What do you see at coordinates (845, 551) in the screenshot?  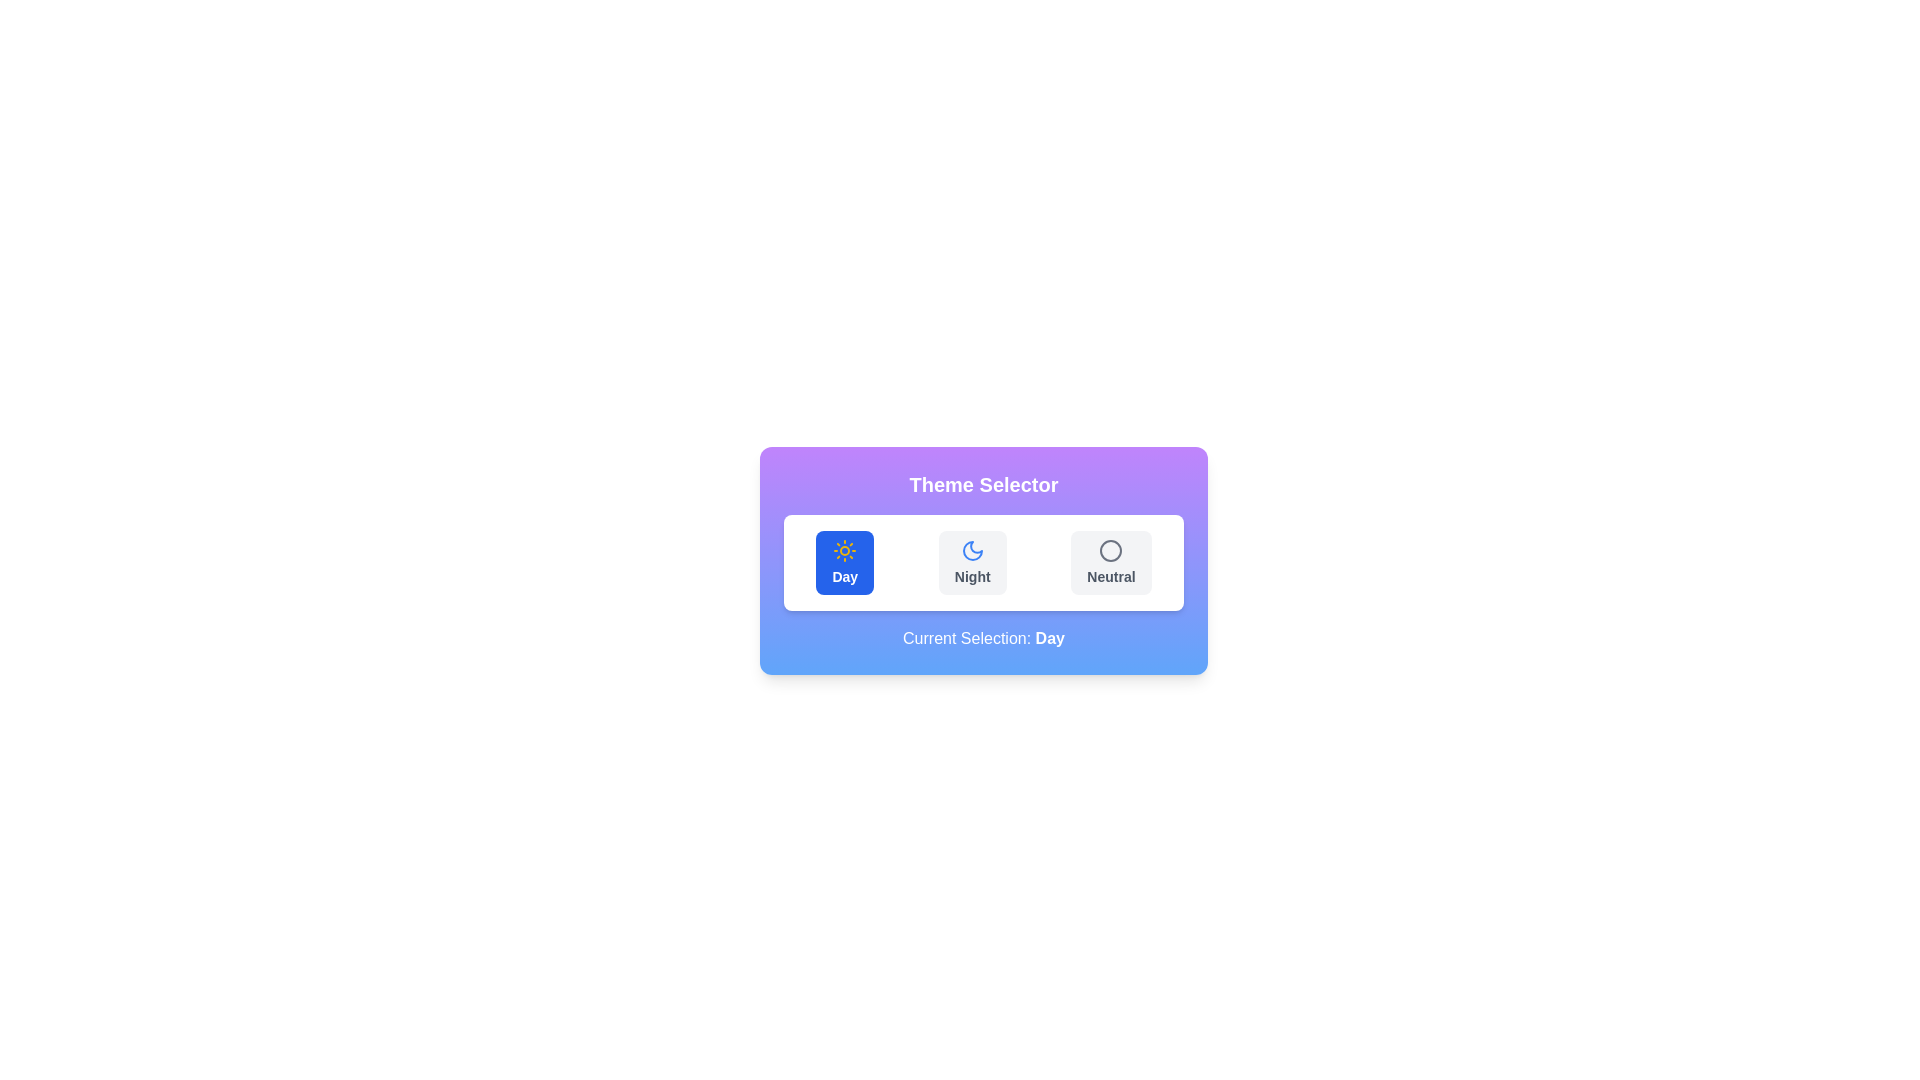 I see `the 'Day' theme icon in the 'Theme Selector' widget, which is the leftmost option in a horizontal layout of three options` at bounding box center [845, 551].